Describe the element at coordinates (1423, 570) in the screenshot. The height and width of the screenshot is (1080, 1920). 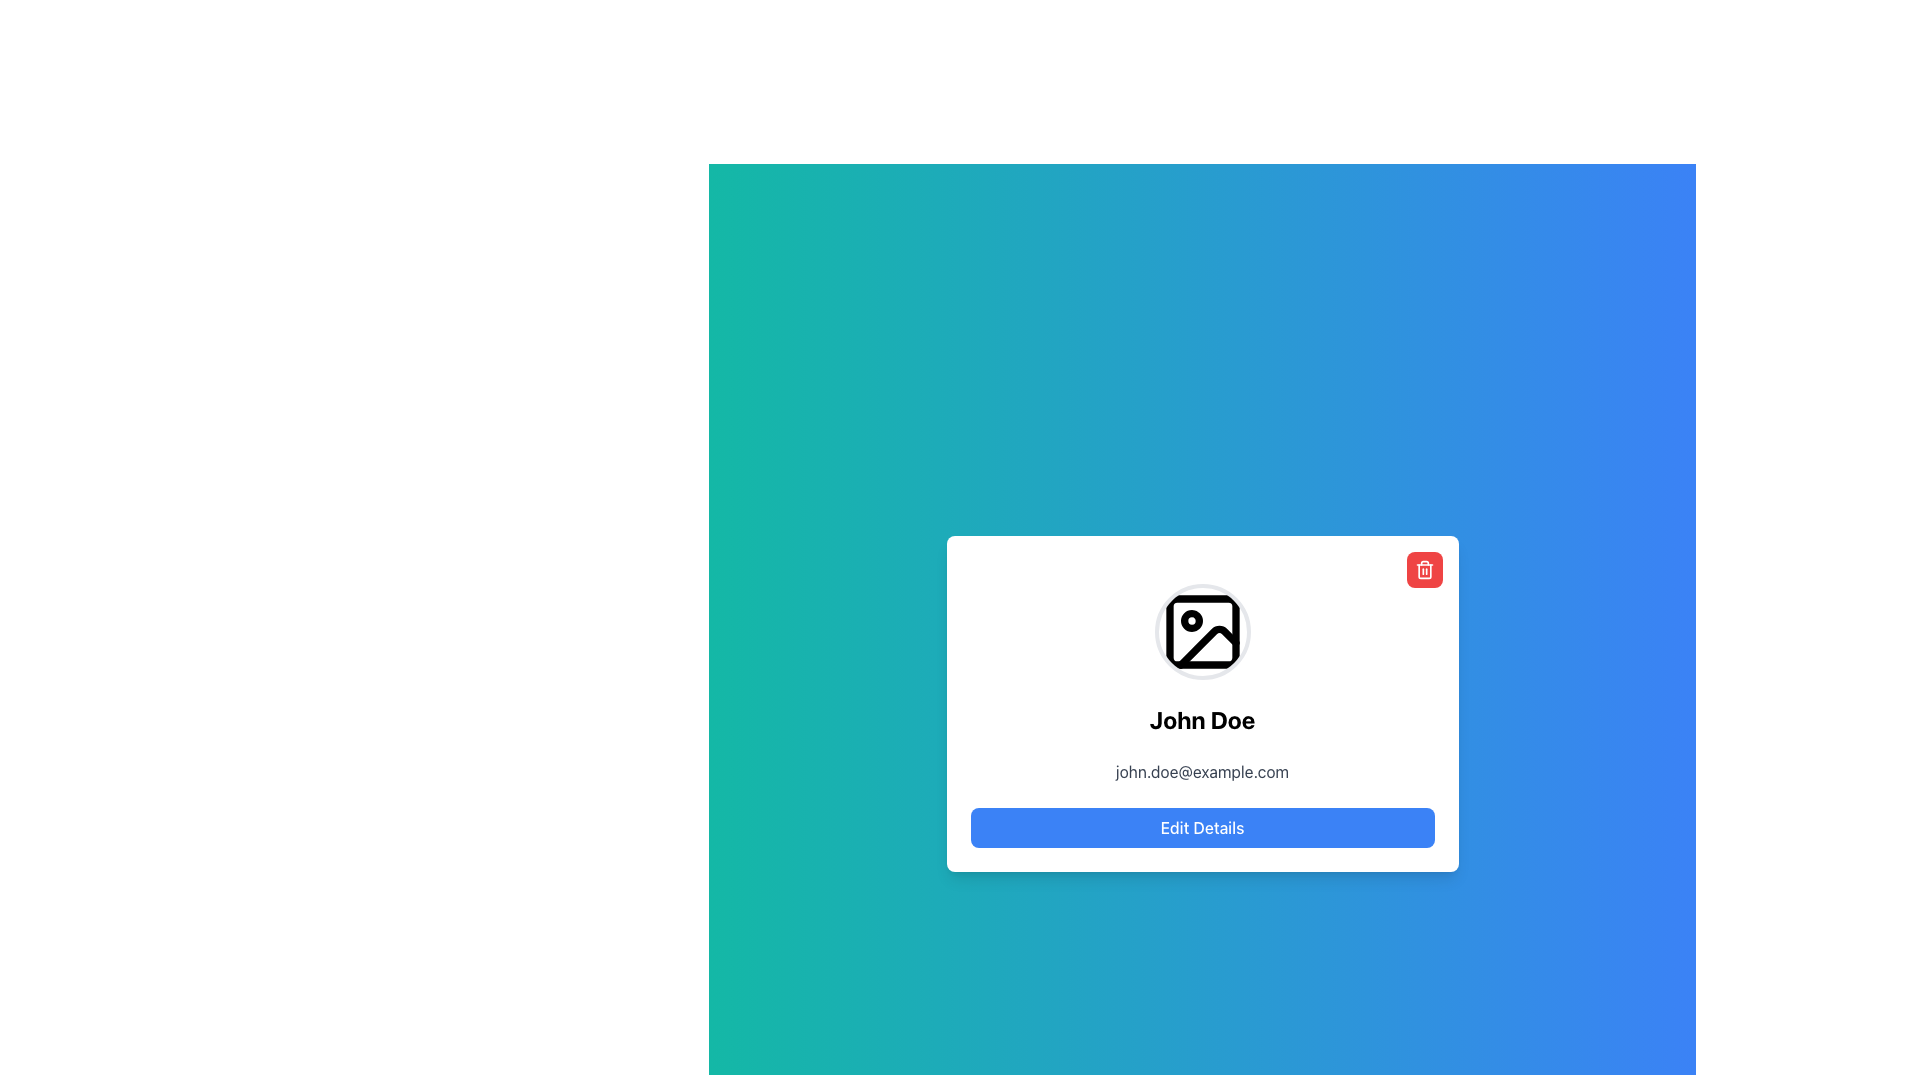
I see `the trash icon located in the top-right corner of the white card component` at that location.